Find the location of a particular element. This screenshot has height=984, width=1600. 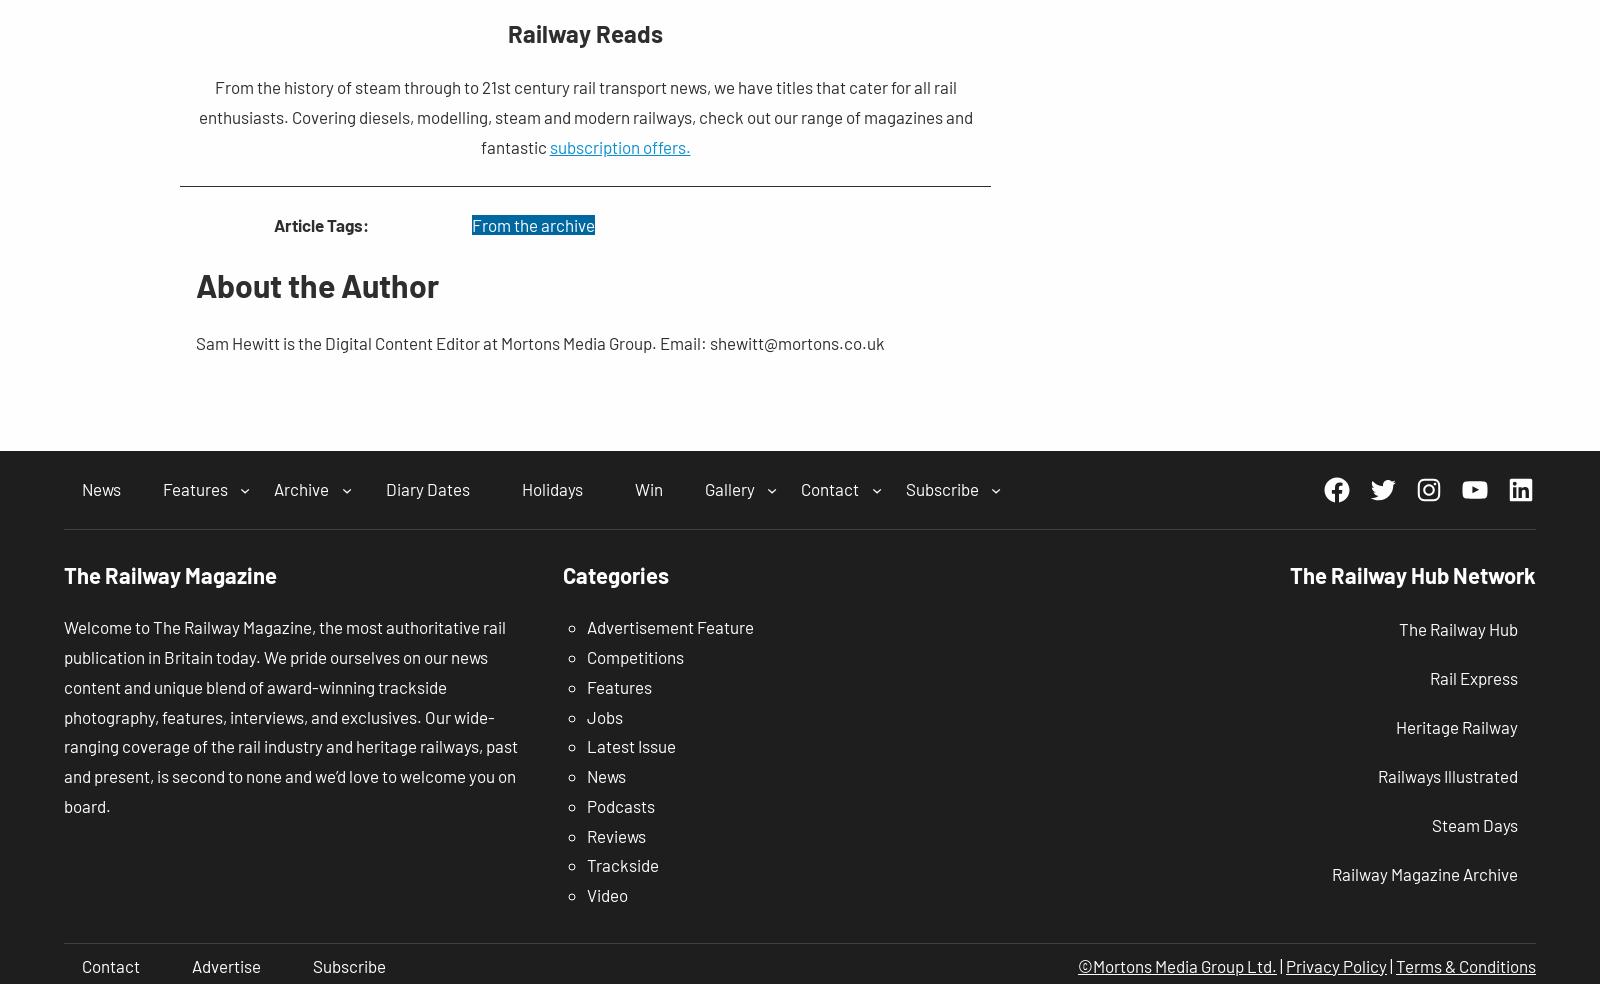

'Advertise' is located at coordinates (226, 965).